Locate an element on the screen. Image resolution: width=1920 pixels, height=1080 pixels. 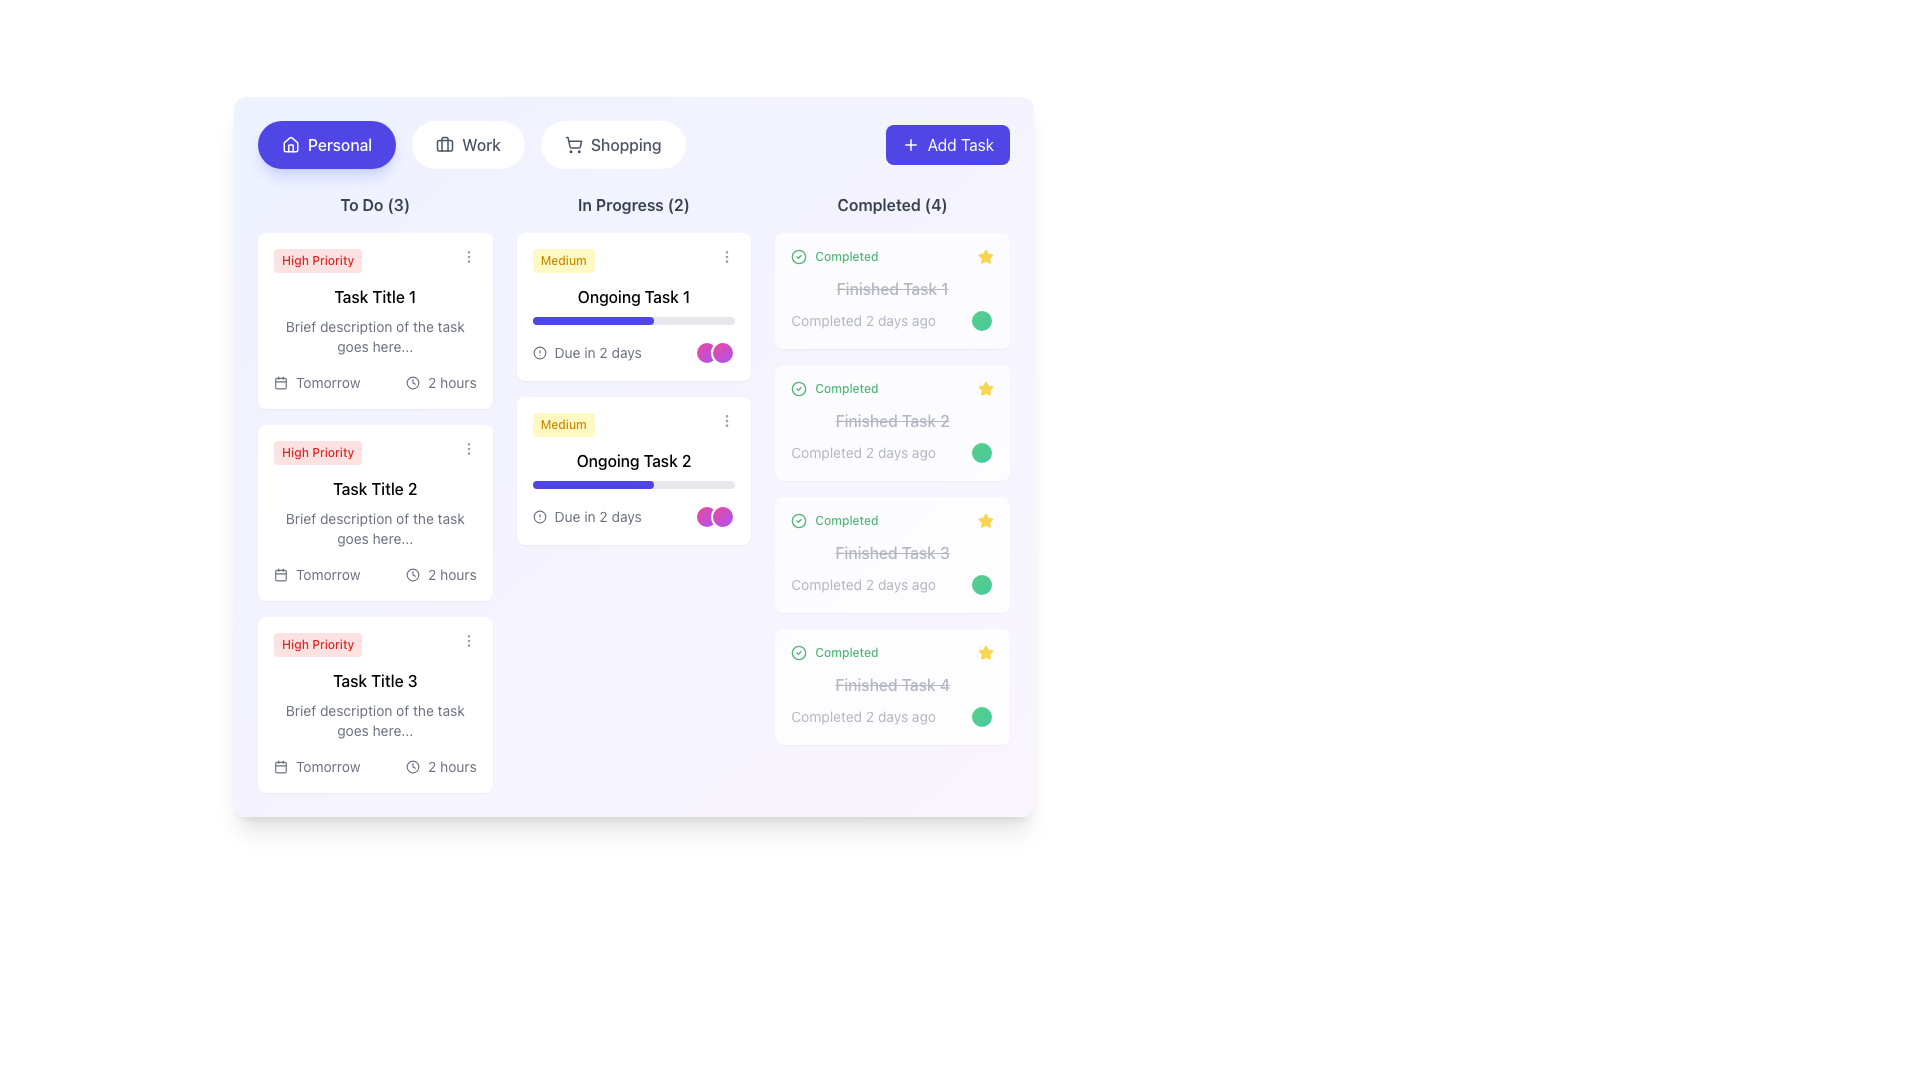
the static text element that indicates the time elapsed since the completion of 'Finished Task 3', located at the bottom of the 'Completed' column under the card labeled 'Finished Task 3' is located at coordinates (891, 585).